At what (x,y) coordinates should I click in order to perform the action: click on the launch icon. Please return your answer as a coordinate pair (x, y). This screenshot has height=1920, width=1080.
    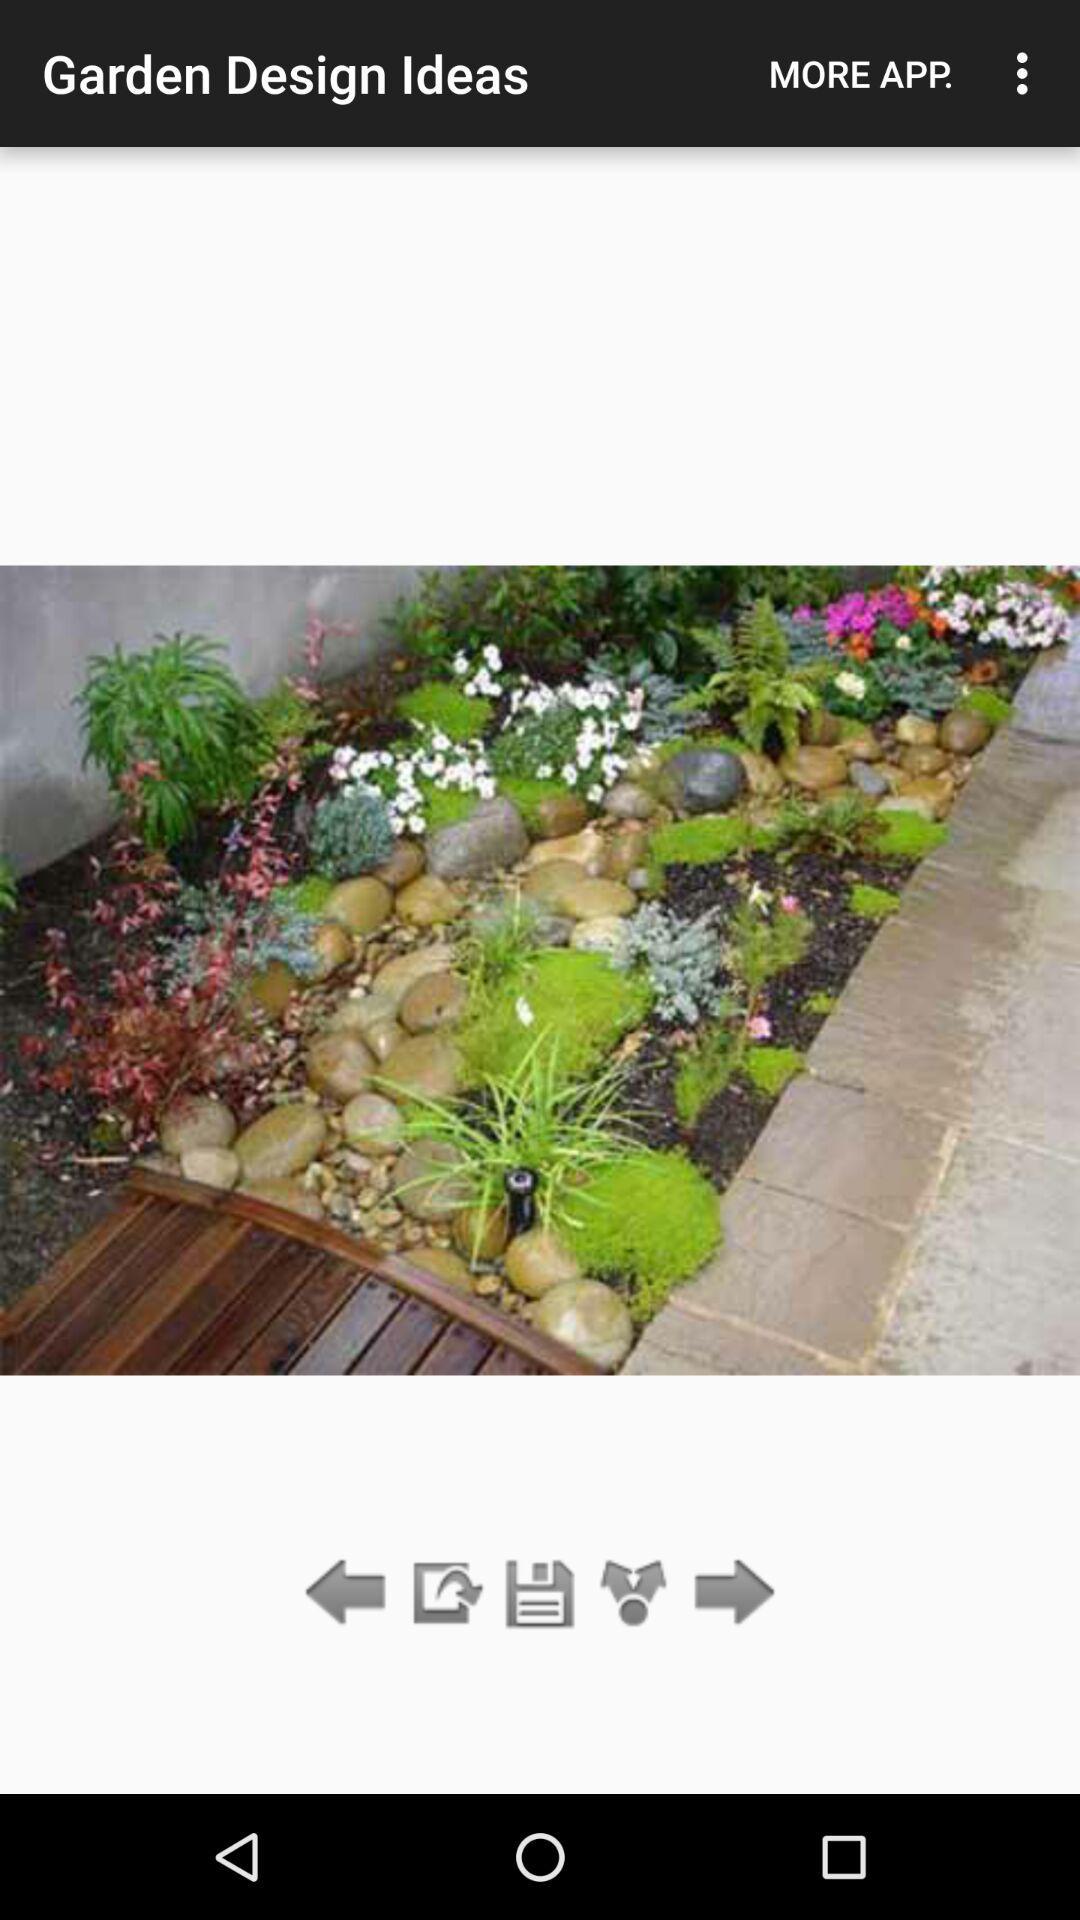
    Looking at the image, I should click on (444, 1593).